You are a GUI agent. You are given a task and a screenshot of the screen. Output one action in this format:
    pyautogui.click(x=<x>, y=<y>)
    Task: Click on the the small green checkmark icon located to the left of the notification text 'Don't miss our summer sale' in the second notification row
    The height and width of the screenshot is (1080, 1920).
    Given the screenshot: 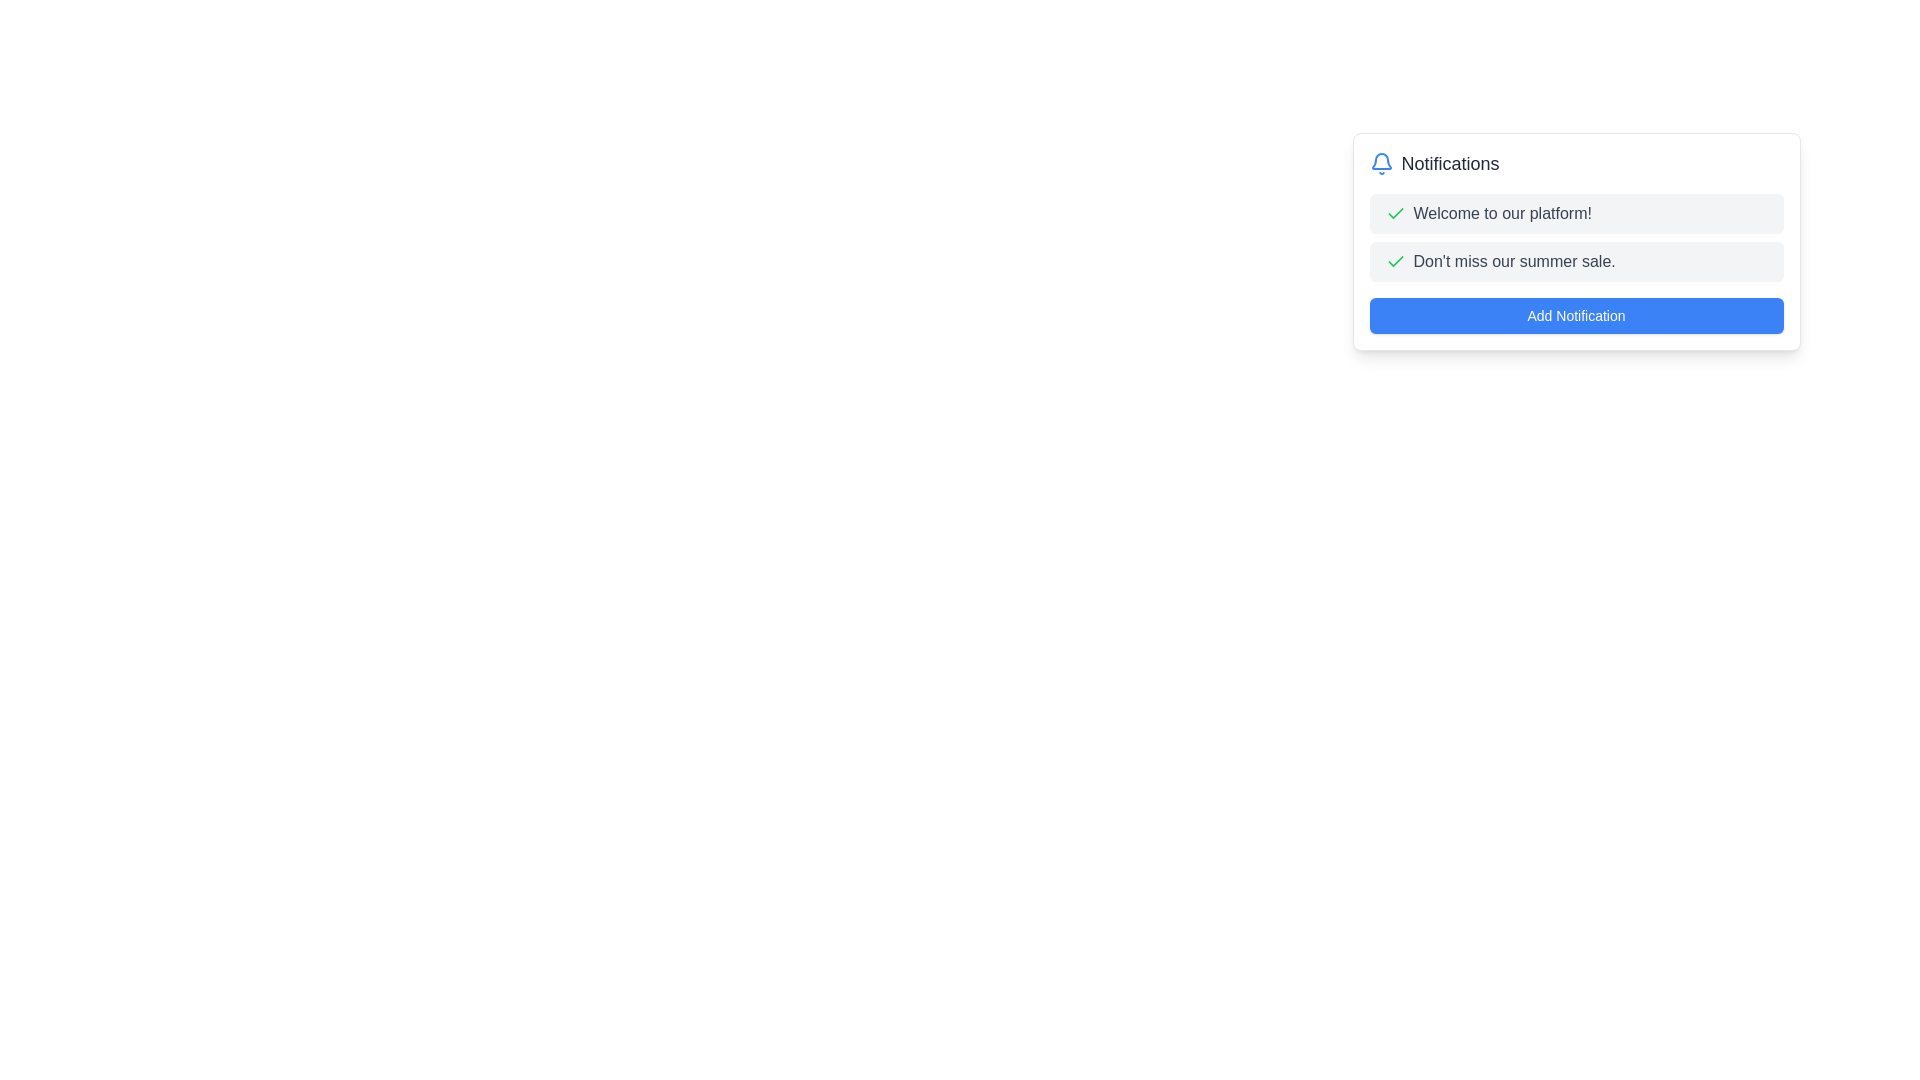 What is the action you would take?
    pyautogui.click(x=1394, y=261)
    